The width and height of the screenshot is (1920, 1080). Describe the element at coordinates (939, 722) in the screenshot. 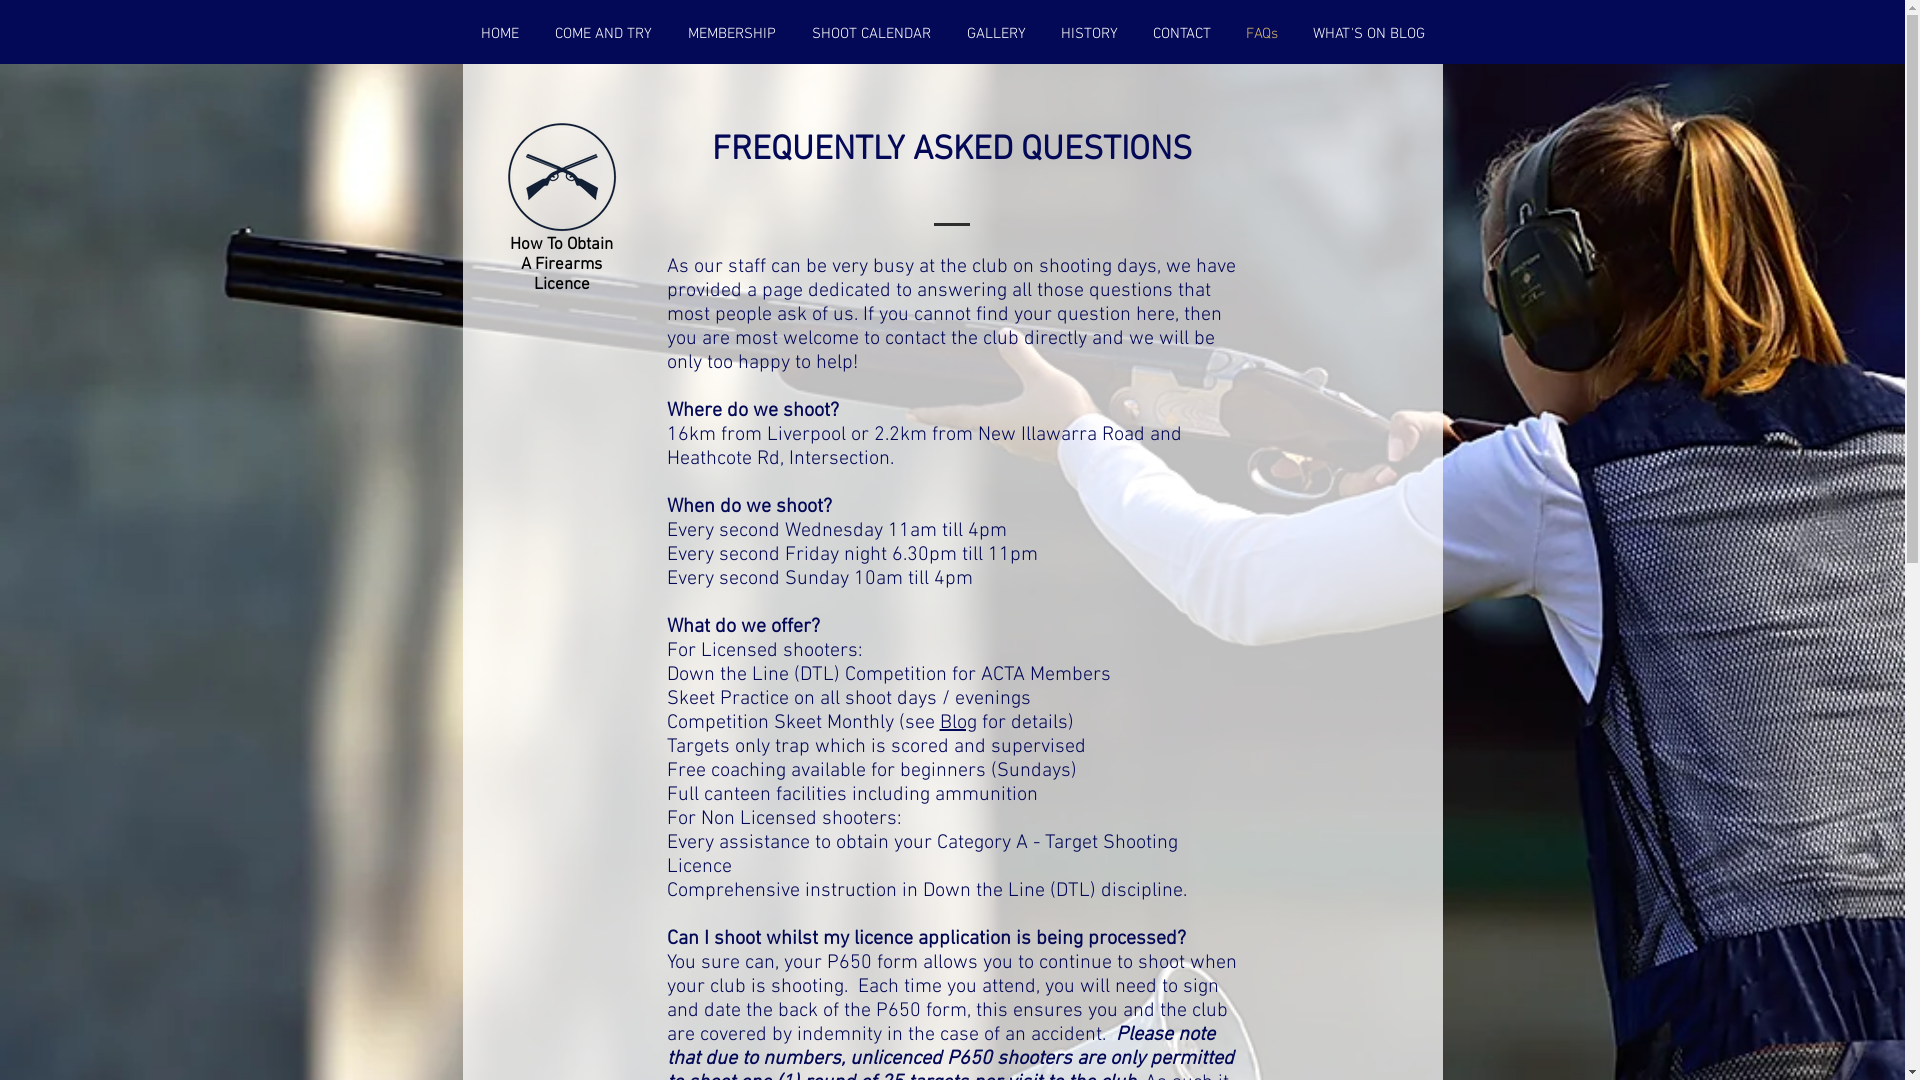

I see `'Blog'` at that location.